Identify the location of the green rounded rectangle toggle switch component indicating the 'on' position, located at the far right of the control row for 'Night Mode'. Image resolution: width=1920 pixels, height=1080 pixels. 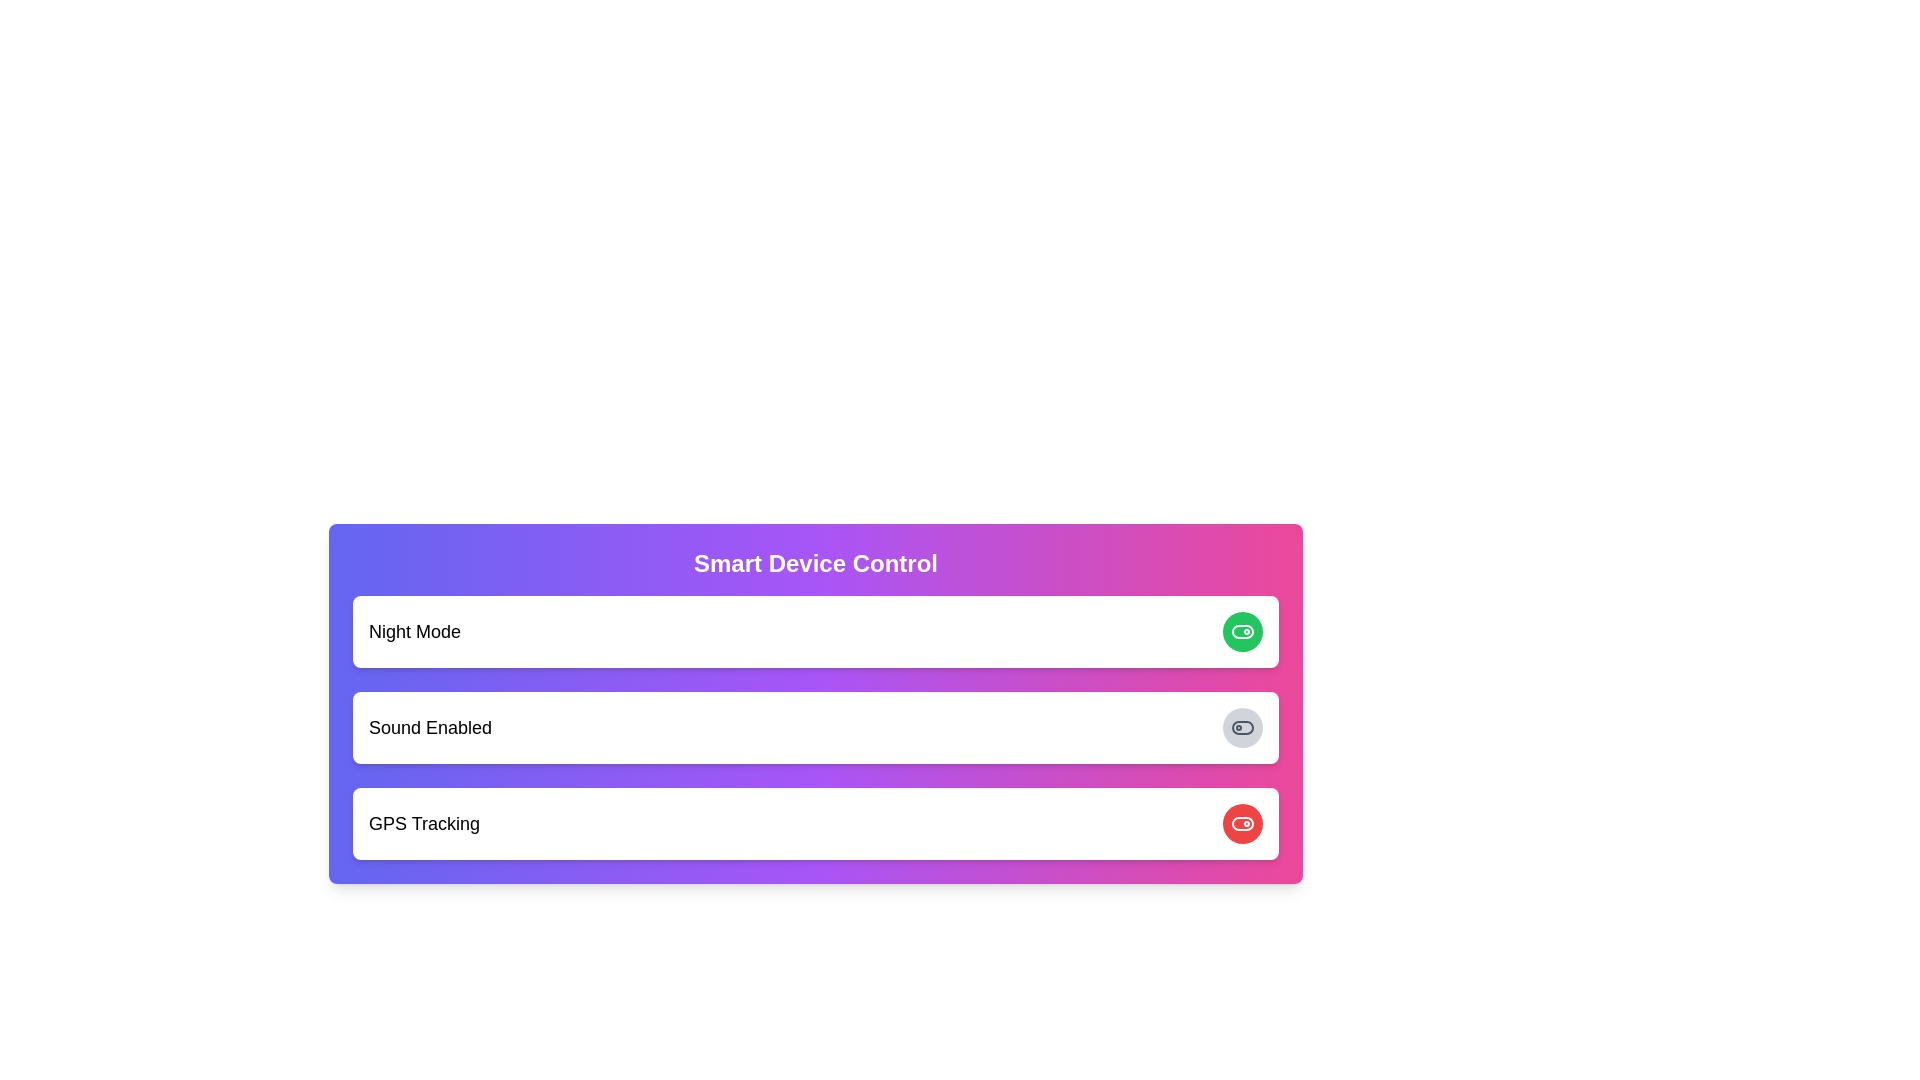
(1242, 632).